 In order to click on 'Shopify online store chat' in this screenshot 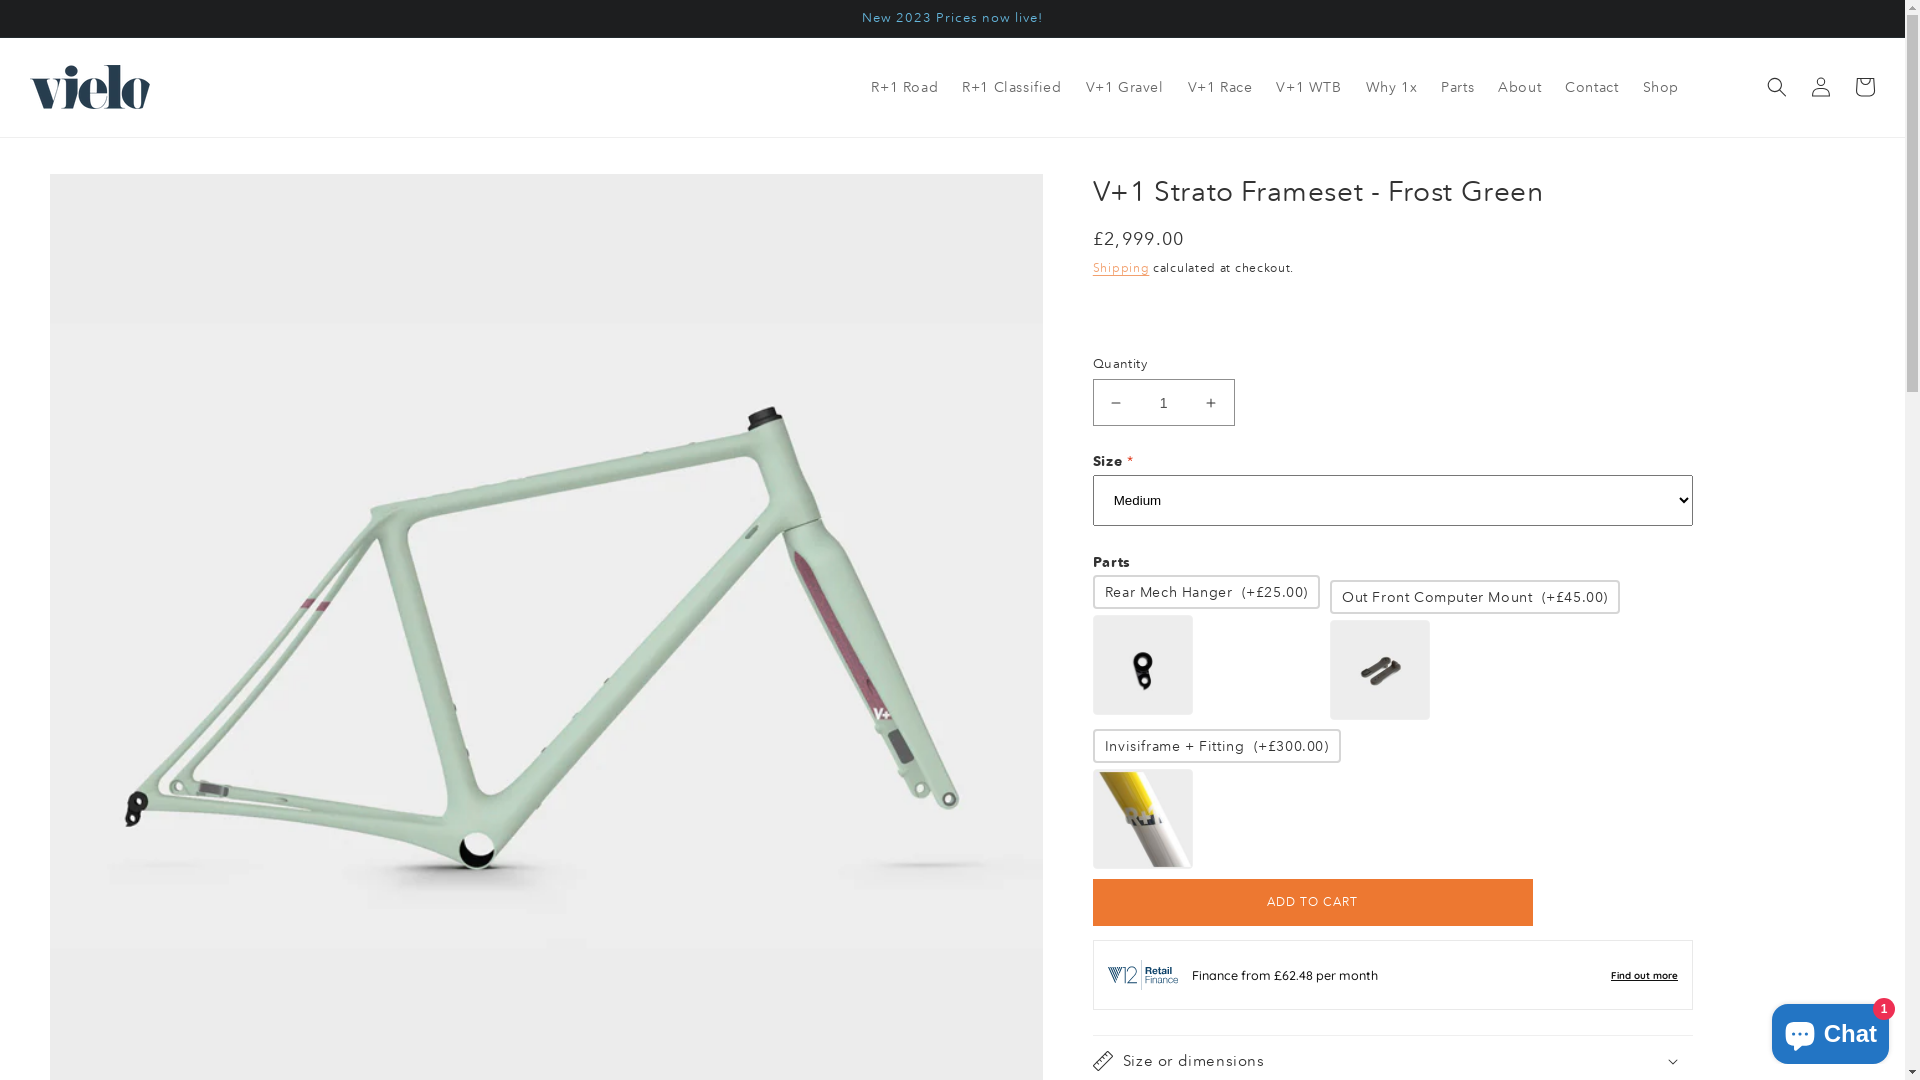, I will do `click(1830, 1029)`.